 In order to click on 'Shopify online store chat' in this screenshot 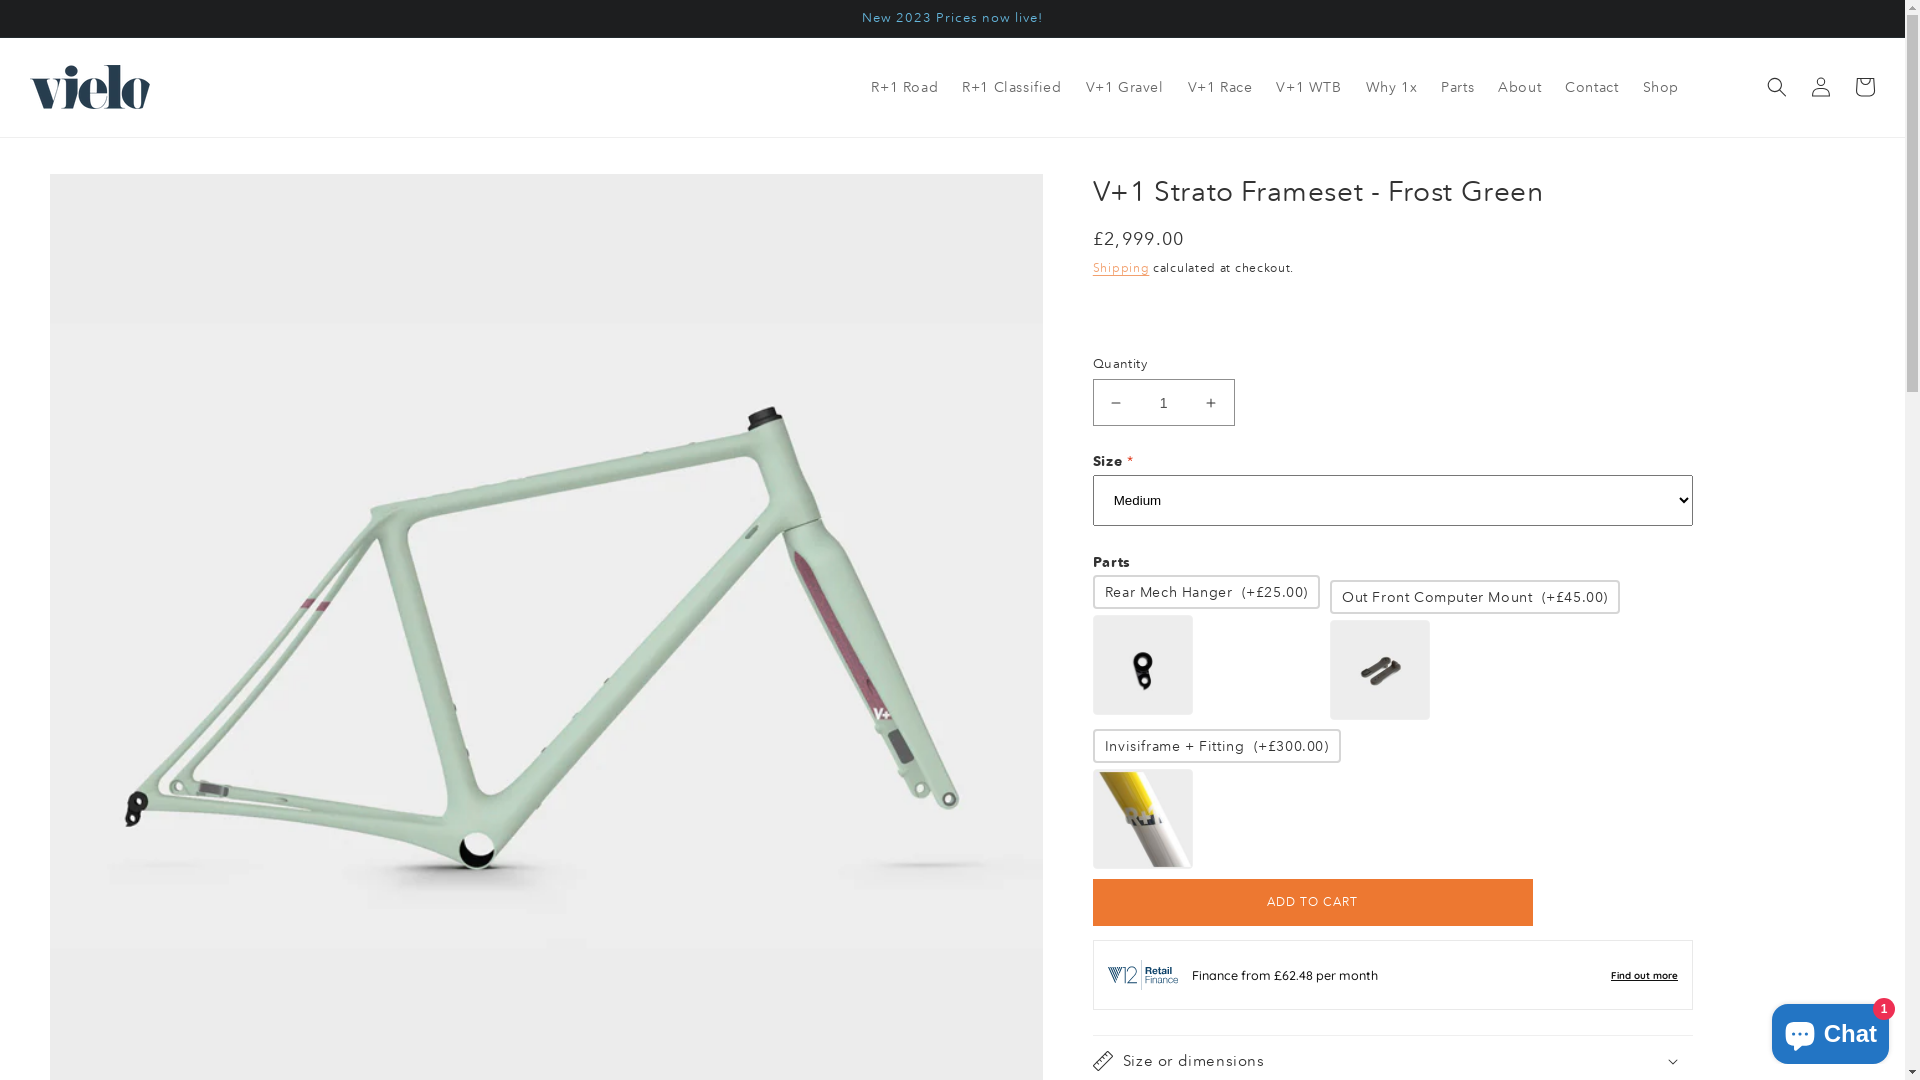, I will do `click(1830, 1029)`.